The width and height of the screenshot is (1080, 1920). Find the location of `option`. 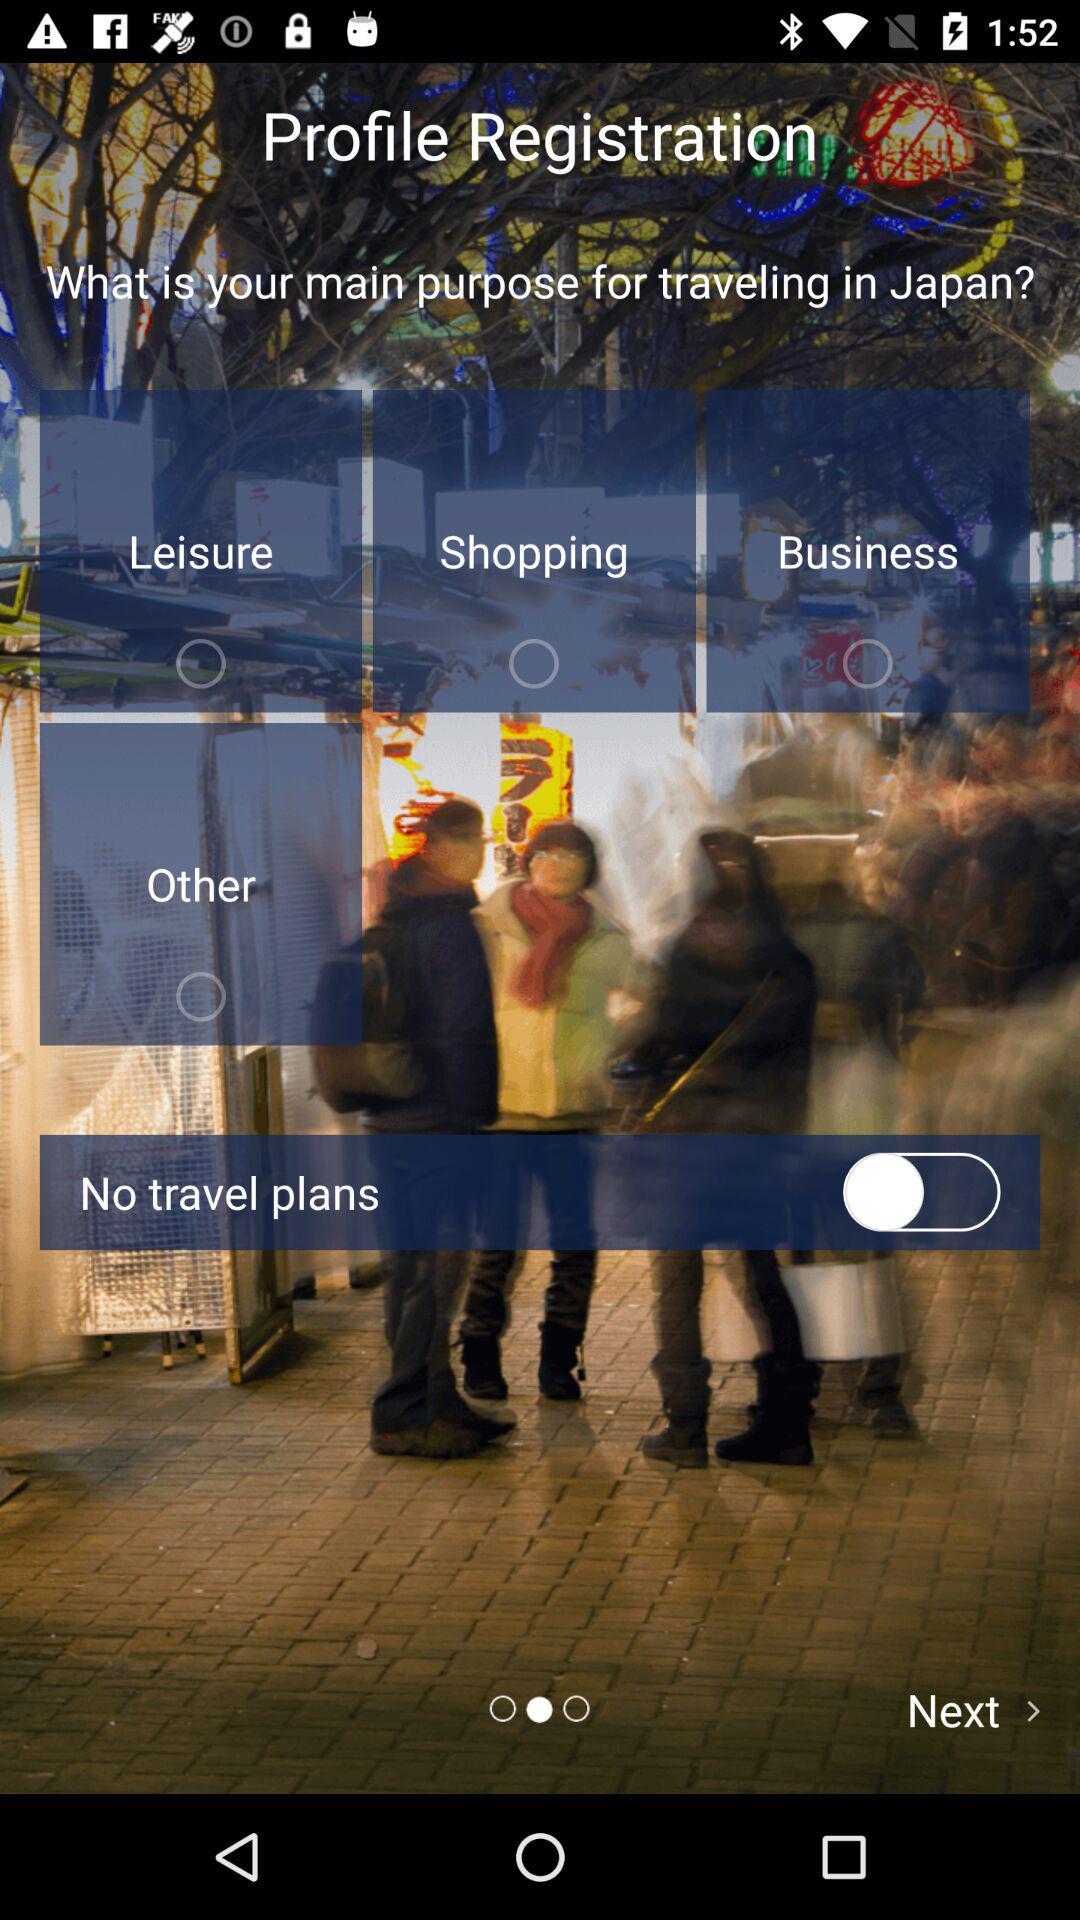

option is located at coordinates (921, 1192).